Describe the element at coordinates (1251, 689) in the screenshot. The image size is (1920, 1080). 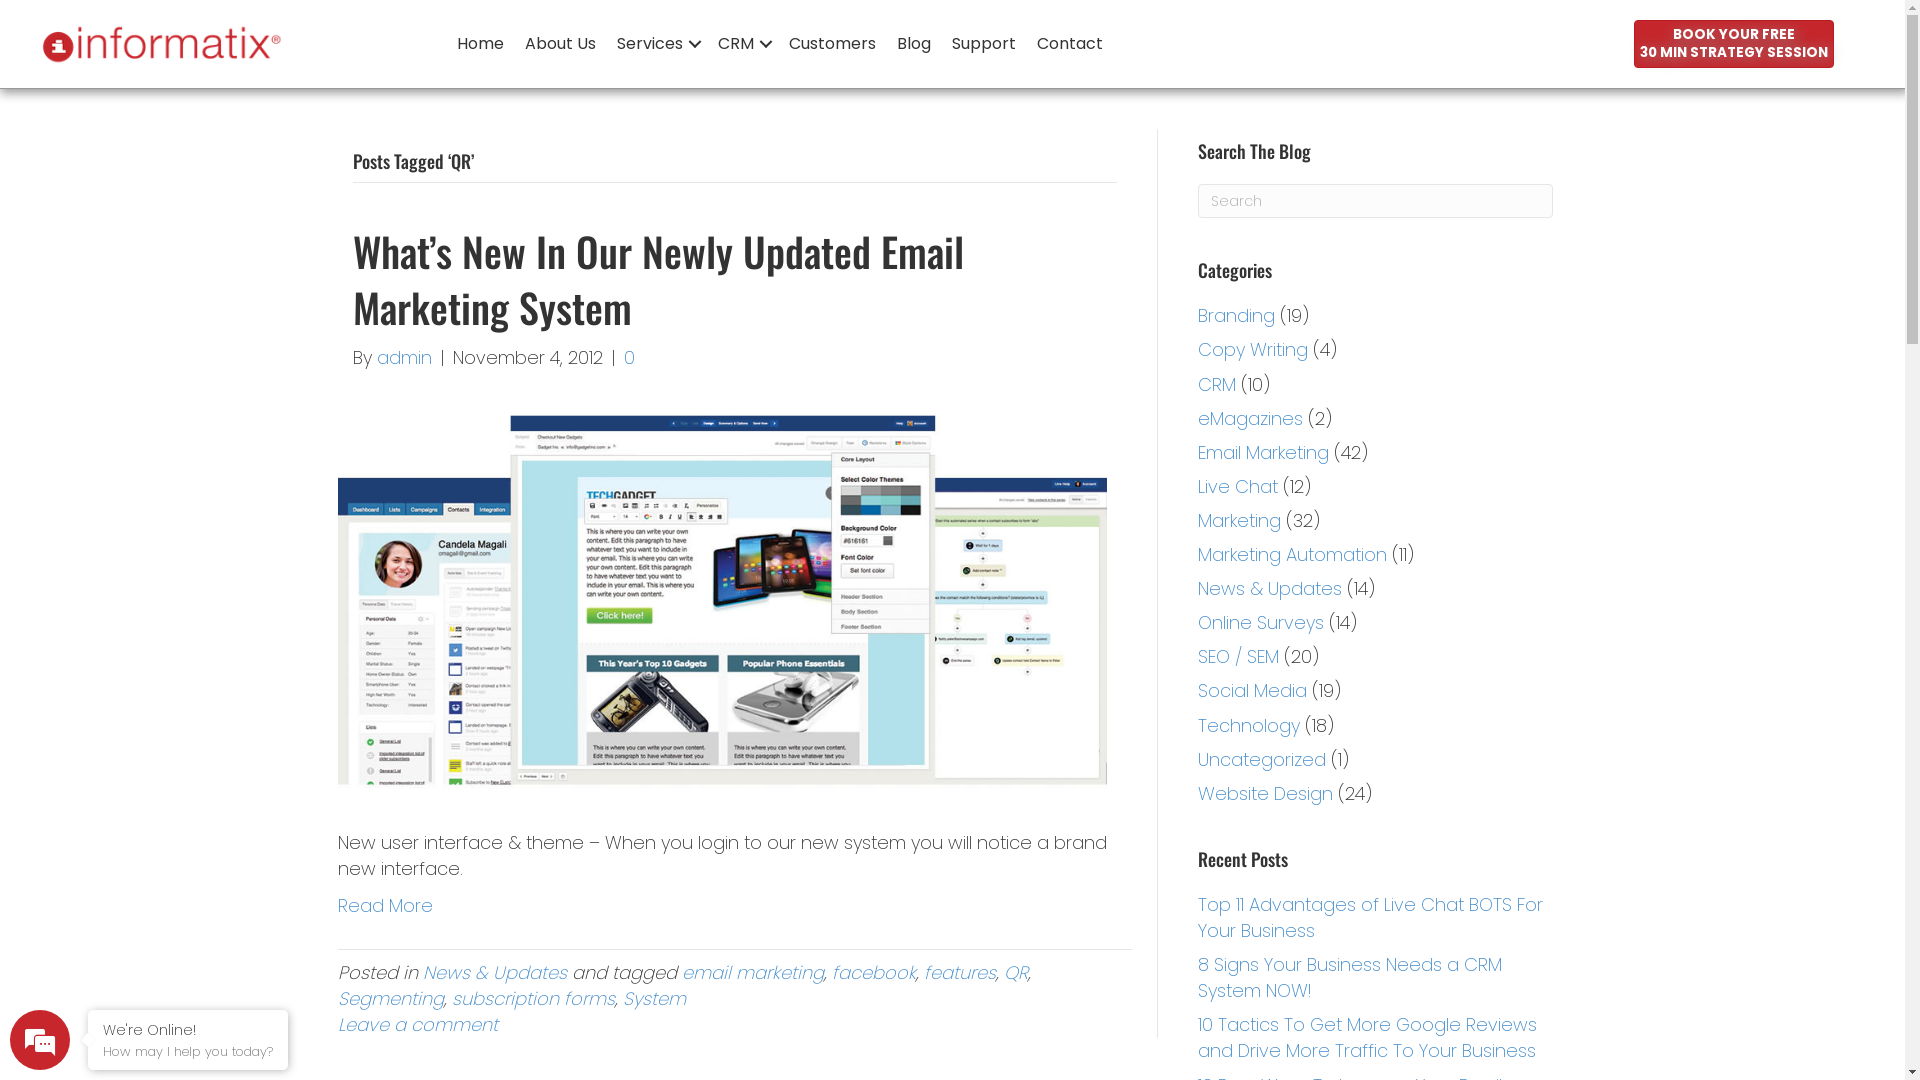
I see `'Social Media'` at that location.